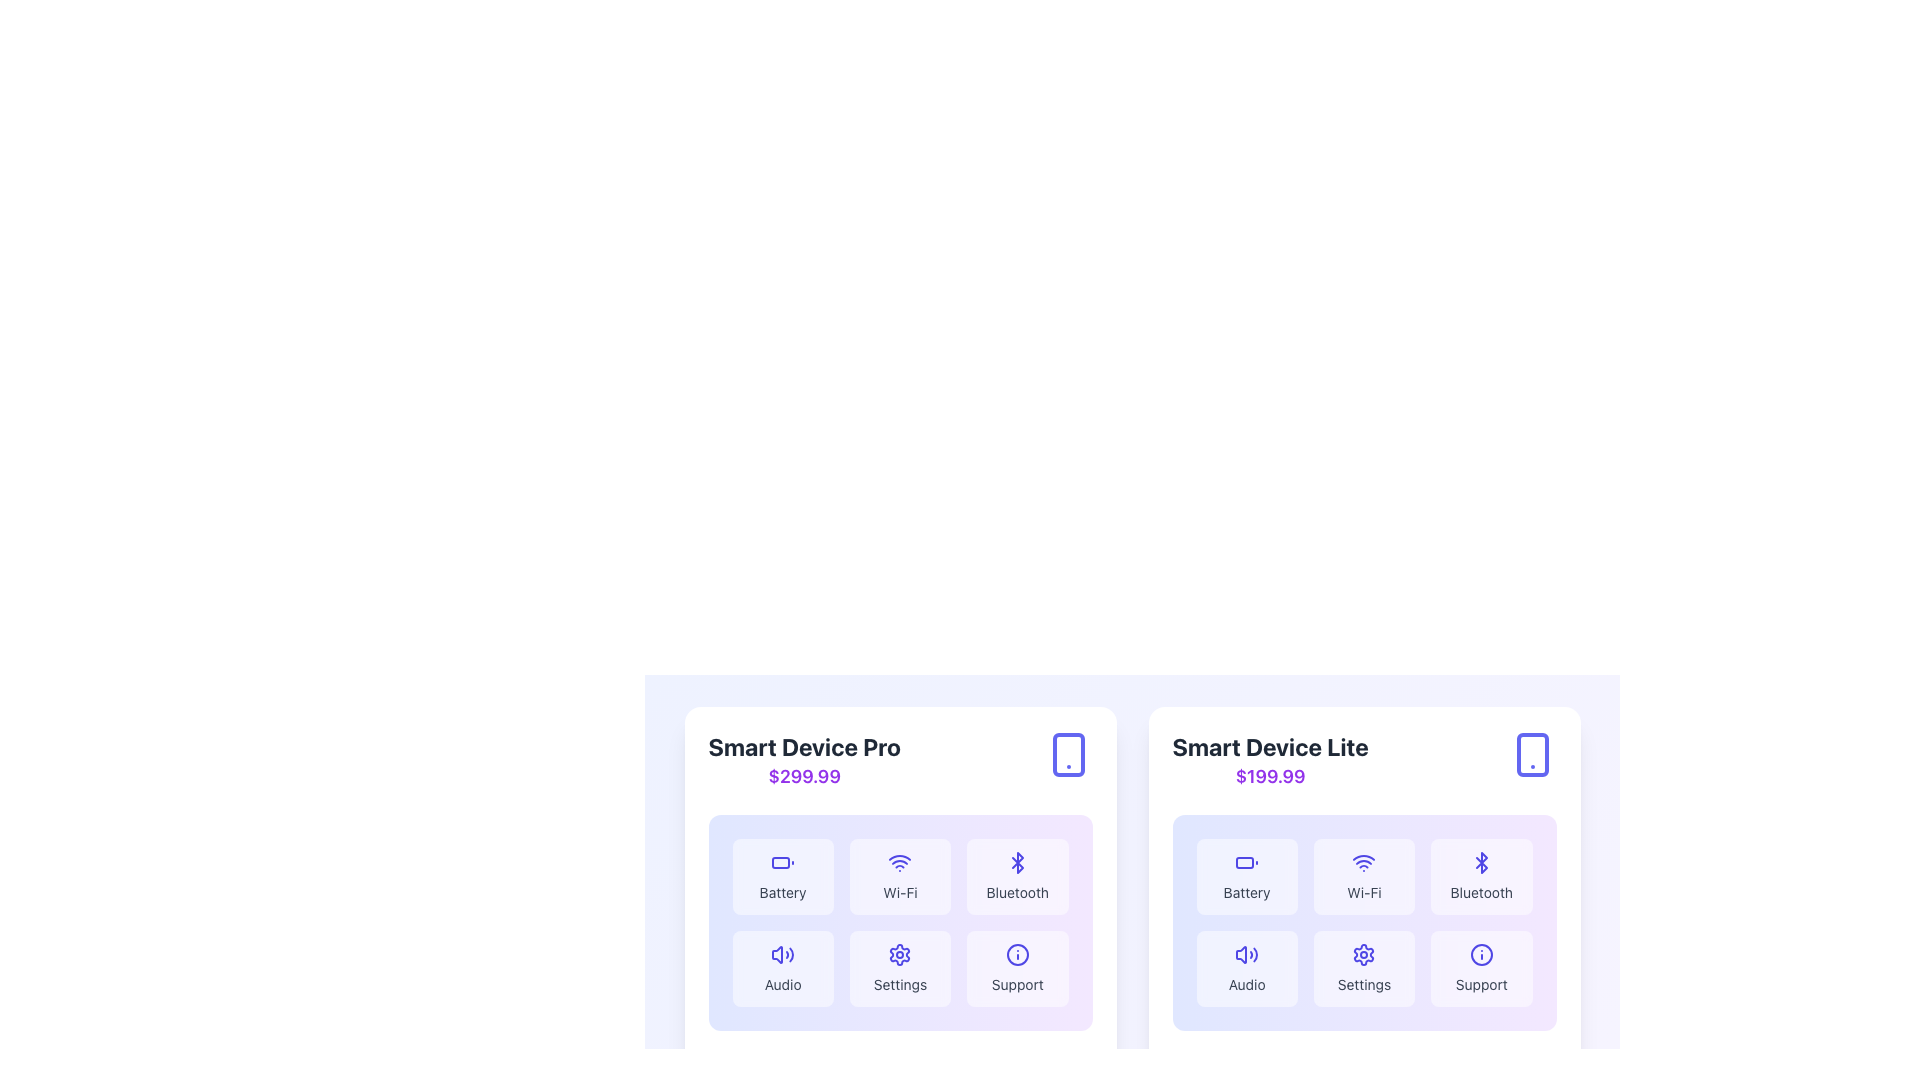 The width and height of the screenshot is (1920, 1080). I want to click on the 'Support' button, which is the sixth button in a group of six, featuring a blue circular 'i' icon and gray text, located in the bottom-right corner of the 'Smart Device Lite' panel, so click(1481, 967).